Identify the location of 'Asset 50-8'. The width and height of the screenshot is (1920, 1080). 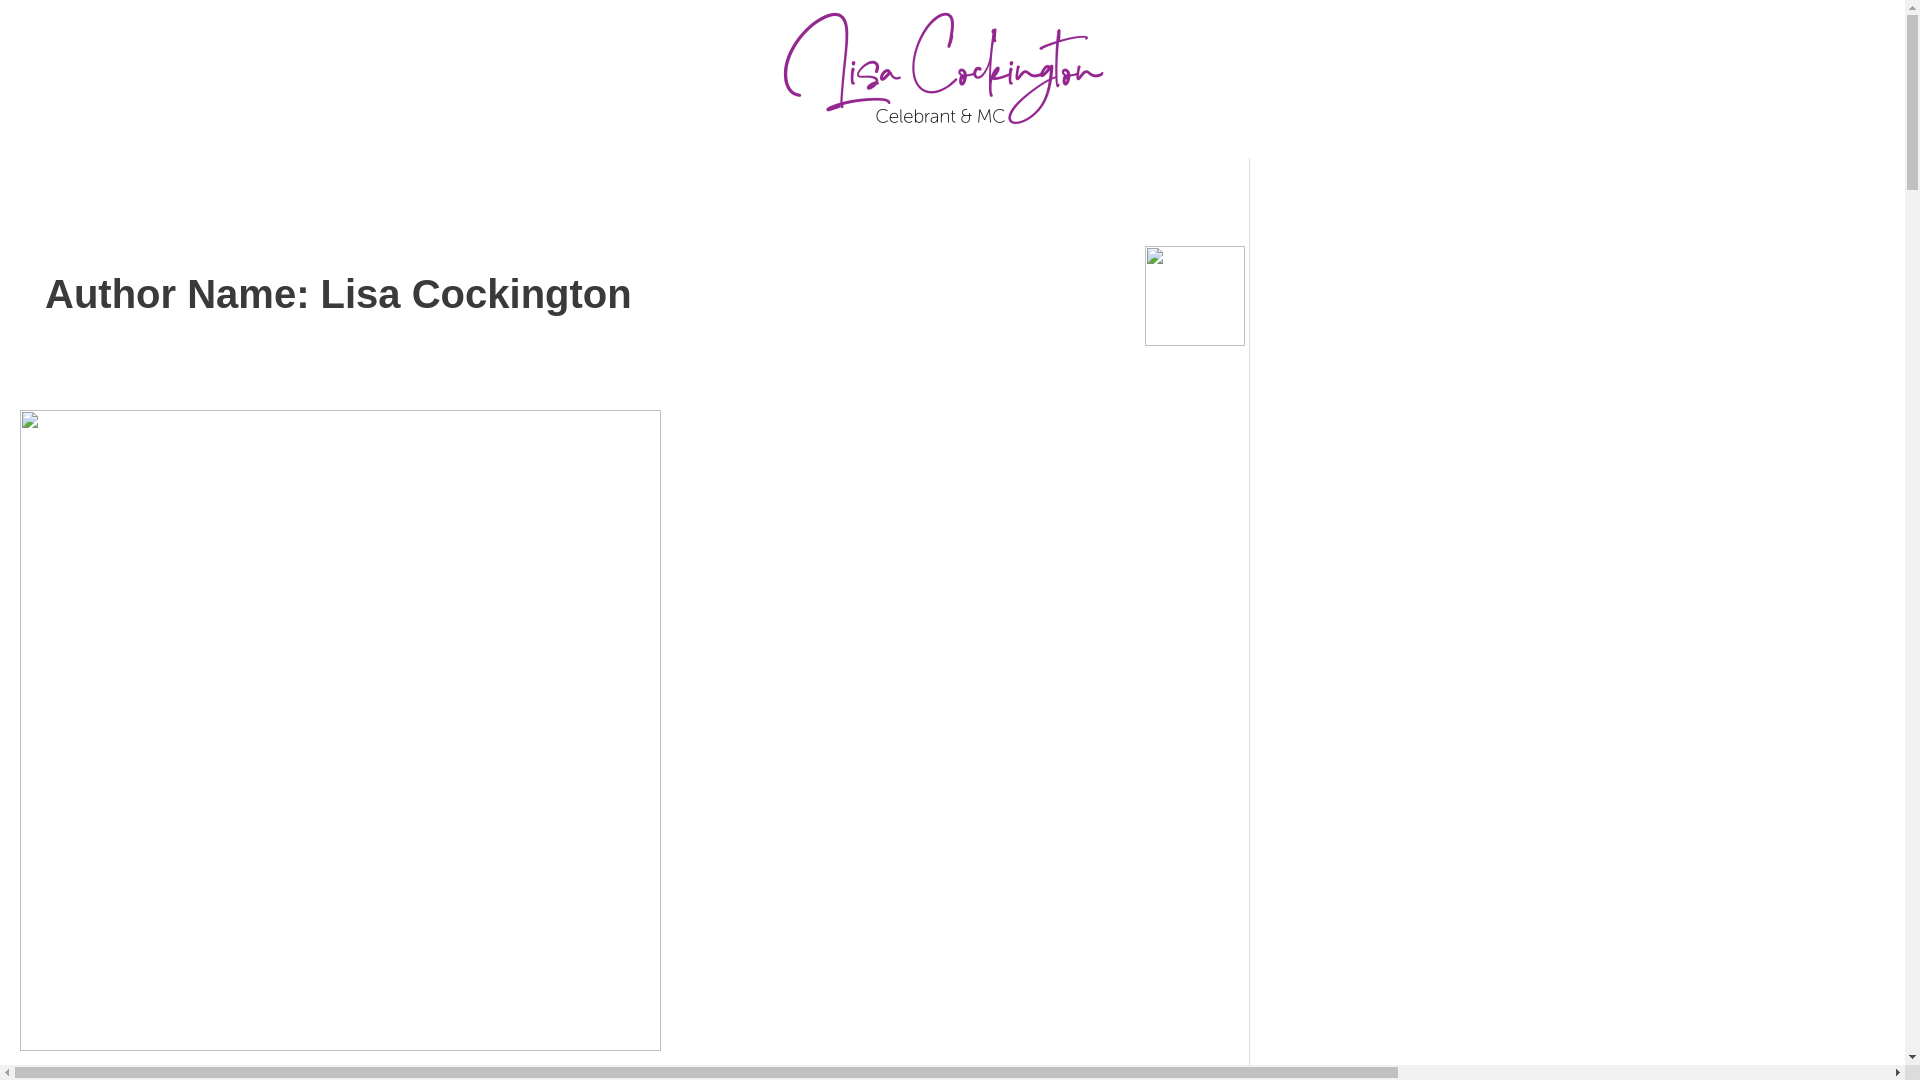
(951, 77).